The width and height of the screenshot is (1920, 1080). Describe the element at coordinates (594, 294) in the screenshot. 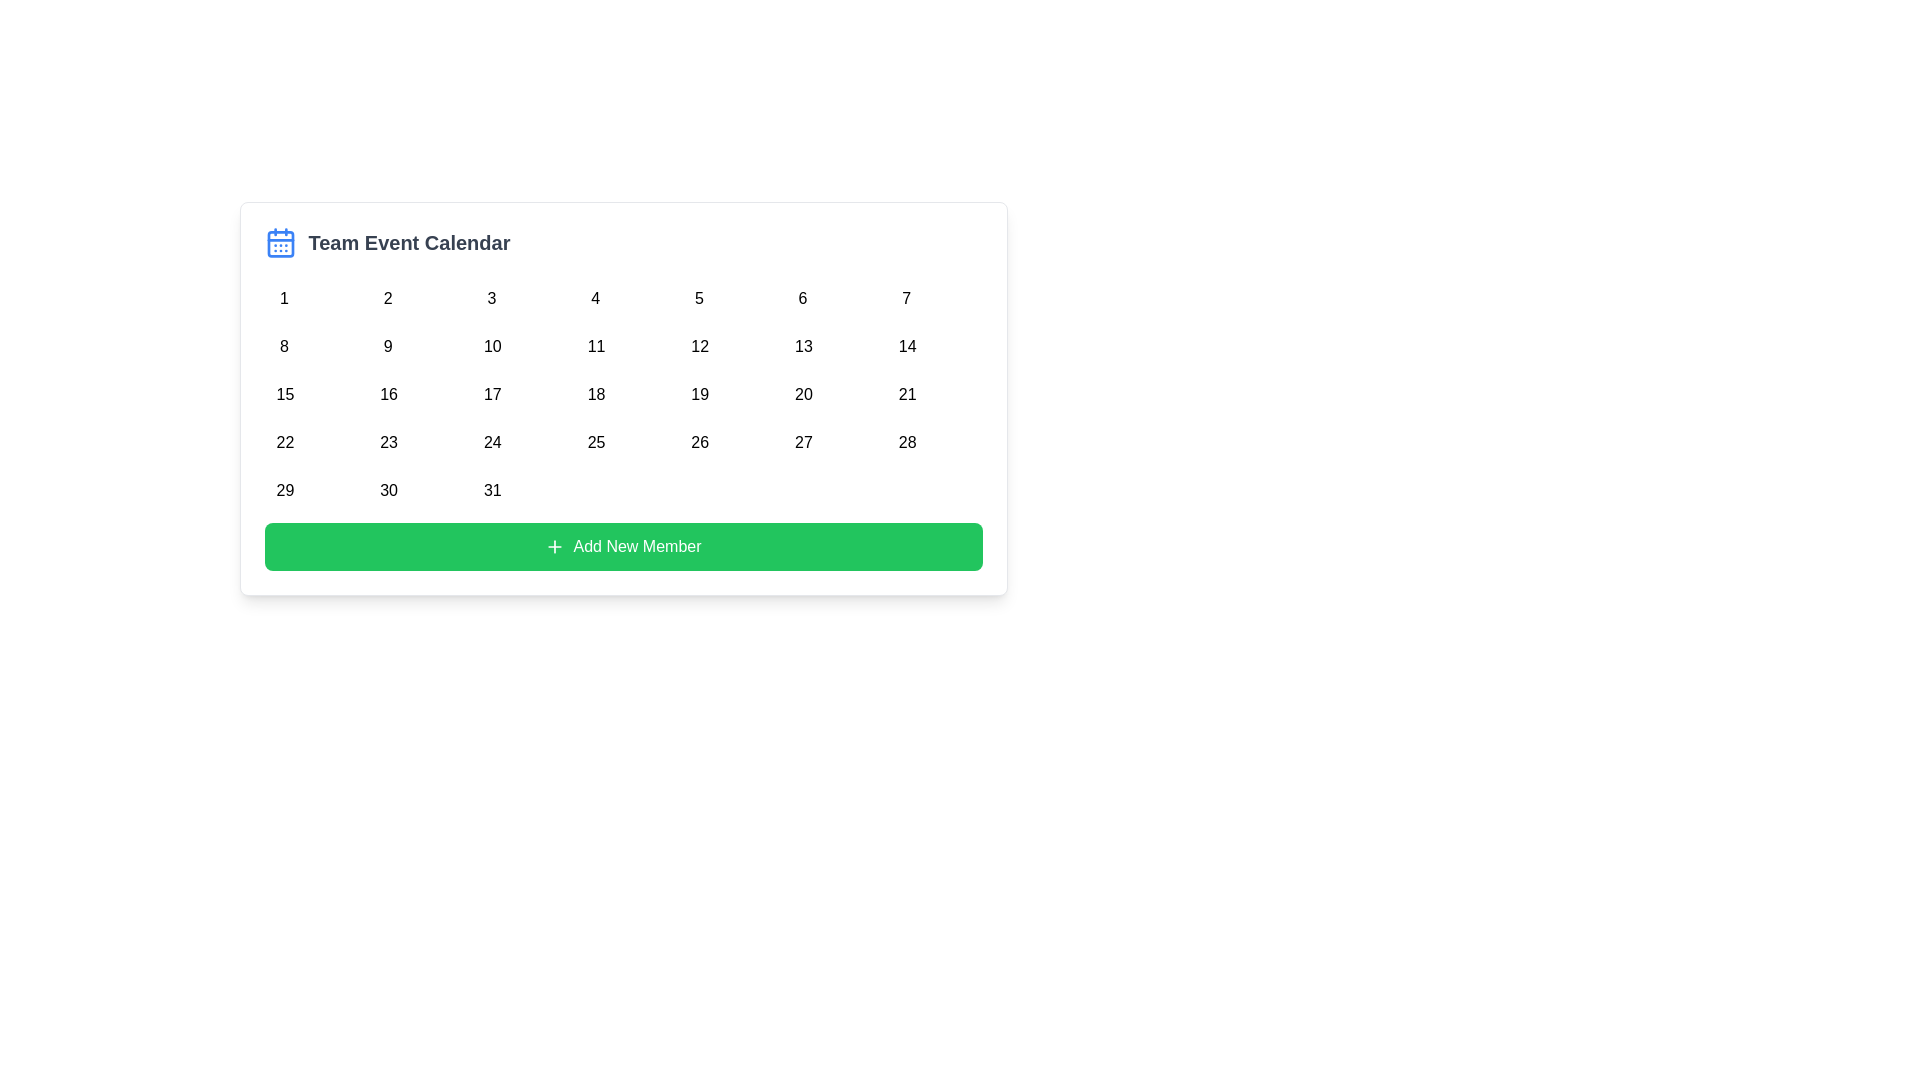

I see `the square button with rounded corners labeled '4' in the calendar grid` at that location.